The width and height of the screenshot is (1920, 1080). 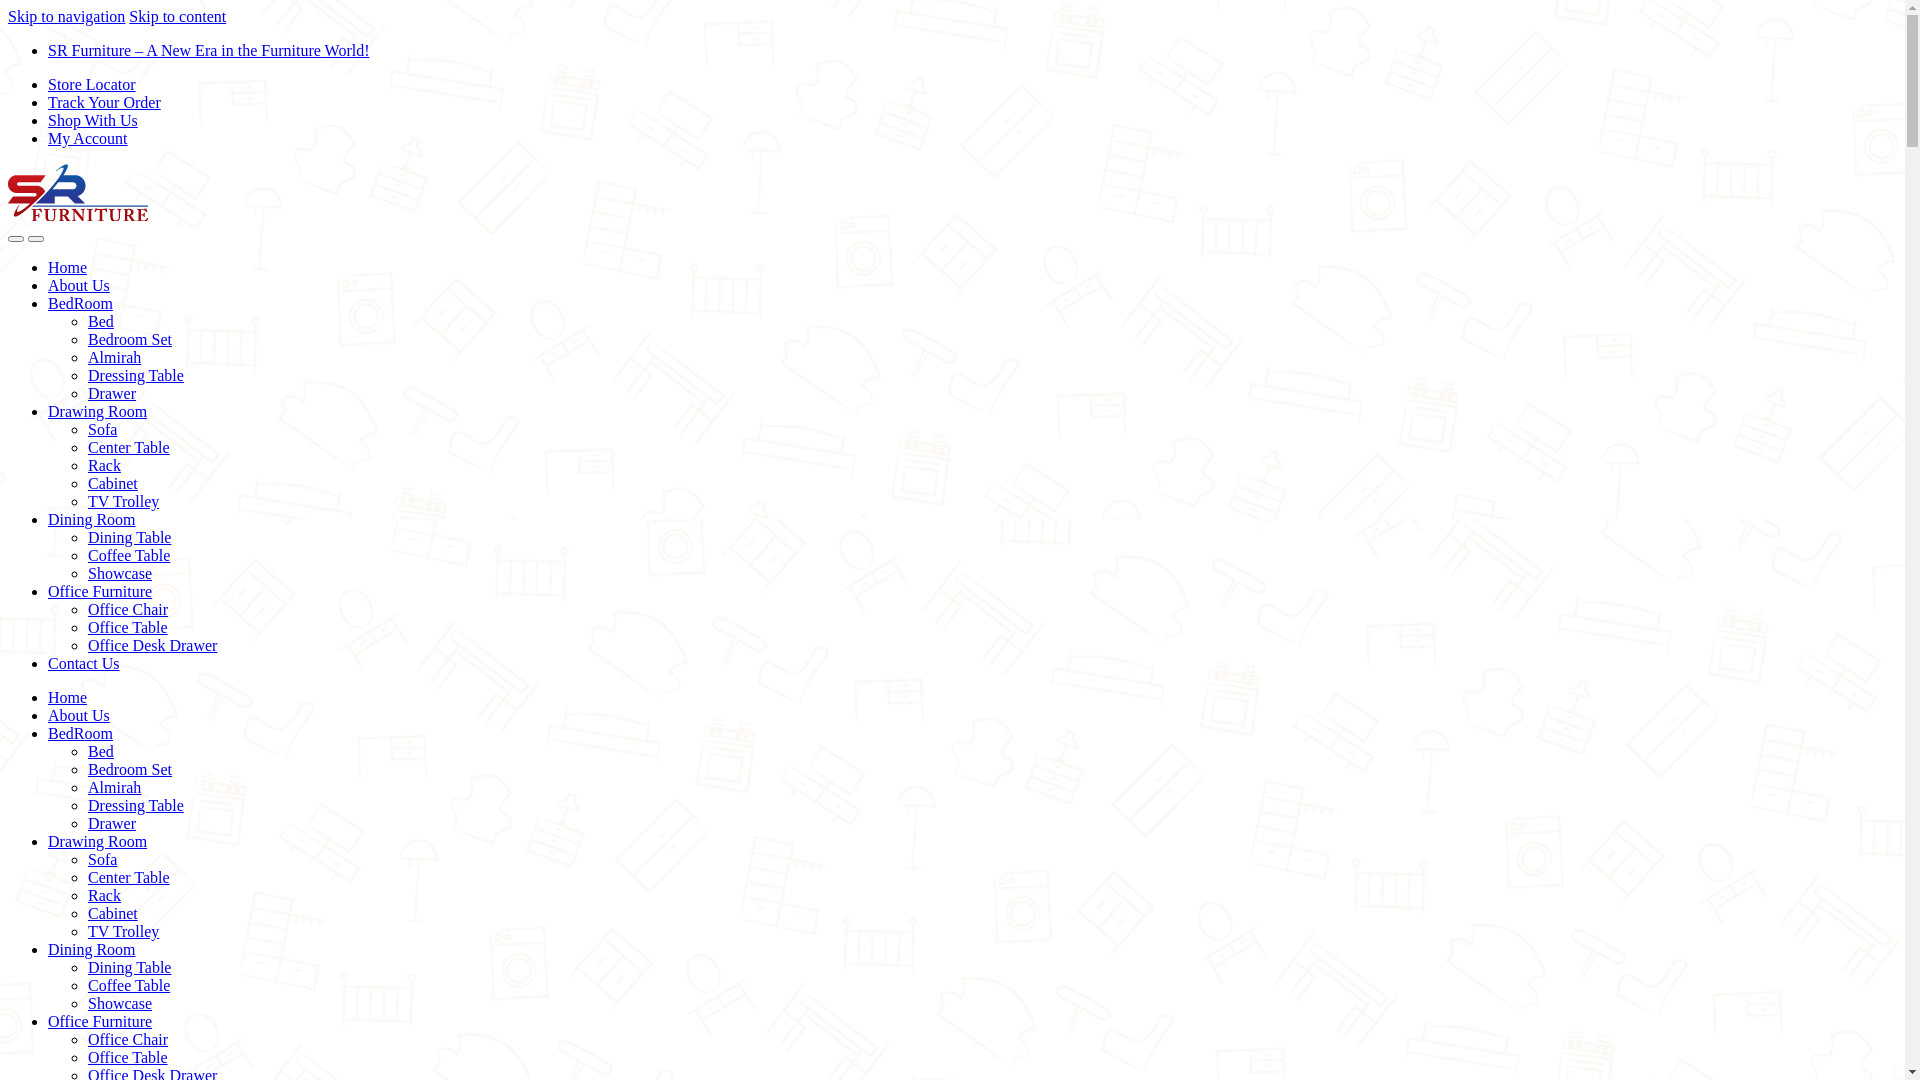 I want to click on 'Skip to content', so click(x=128, y=16).